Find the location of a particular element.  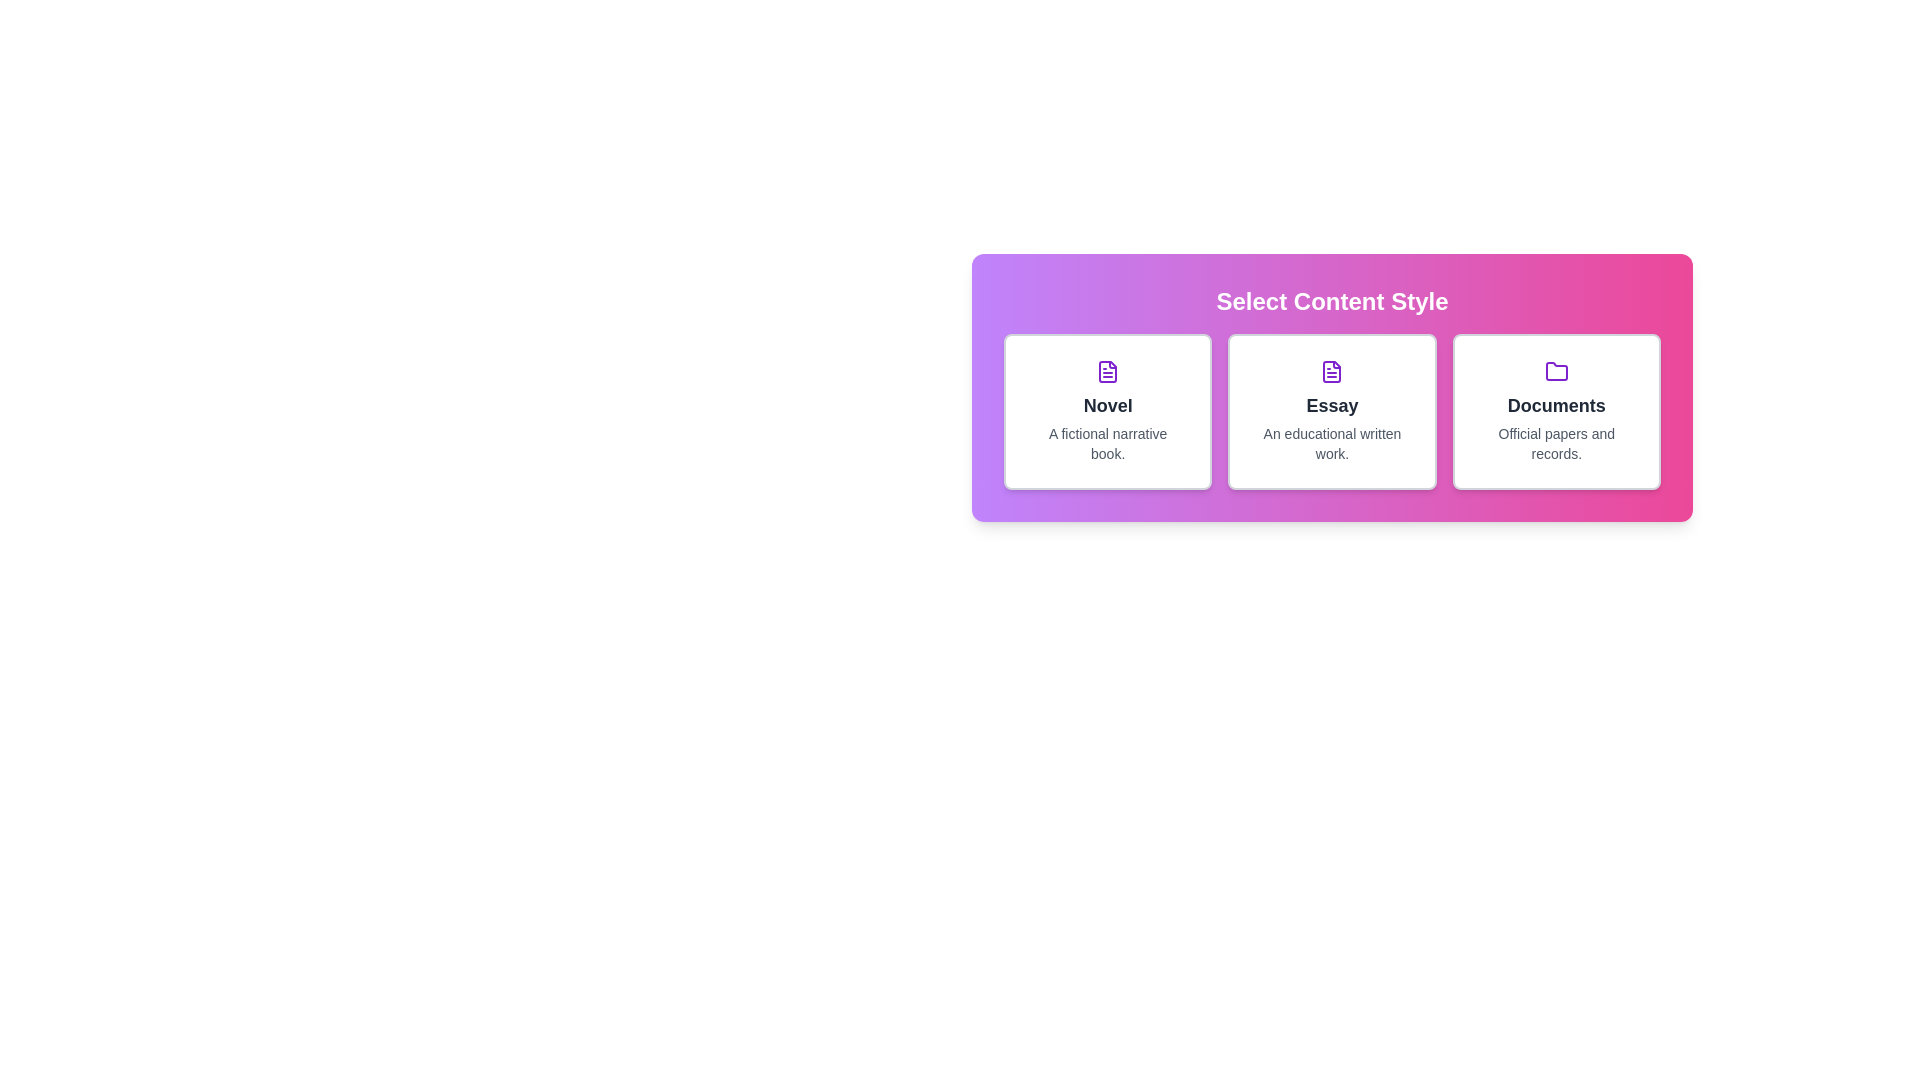

the text label that reads 'A fictional narrative book.' styled in gray color, located below the title 'Novel' in the leftmost card of three horizontally aligned cards is located at coordinates (1107, 442).